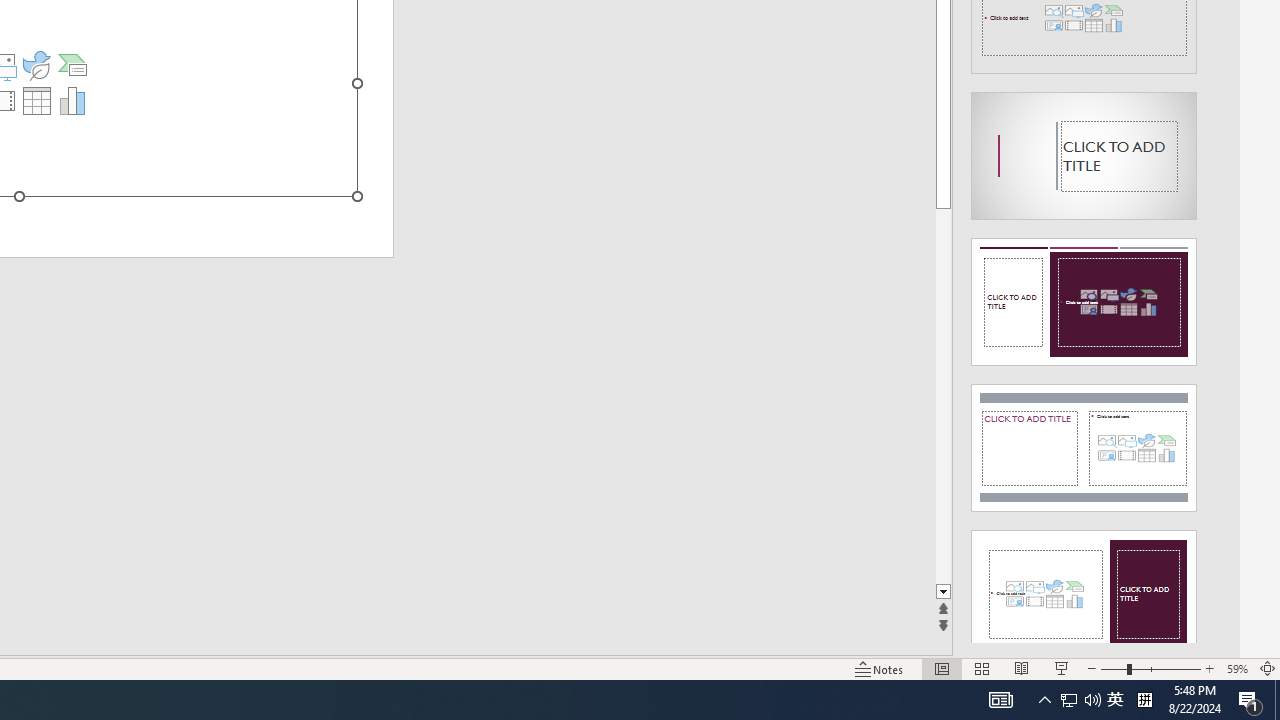 Image resolution: width=1280 pixels, height=720 pixels. I want to click on 'Insert Table', so click(36, 100).